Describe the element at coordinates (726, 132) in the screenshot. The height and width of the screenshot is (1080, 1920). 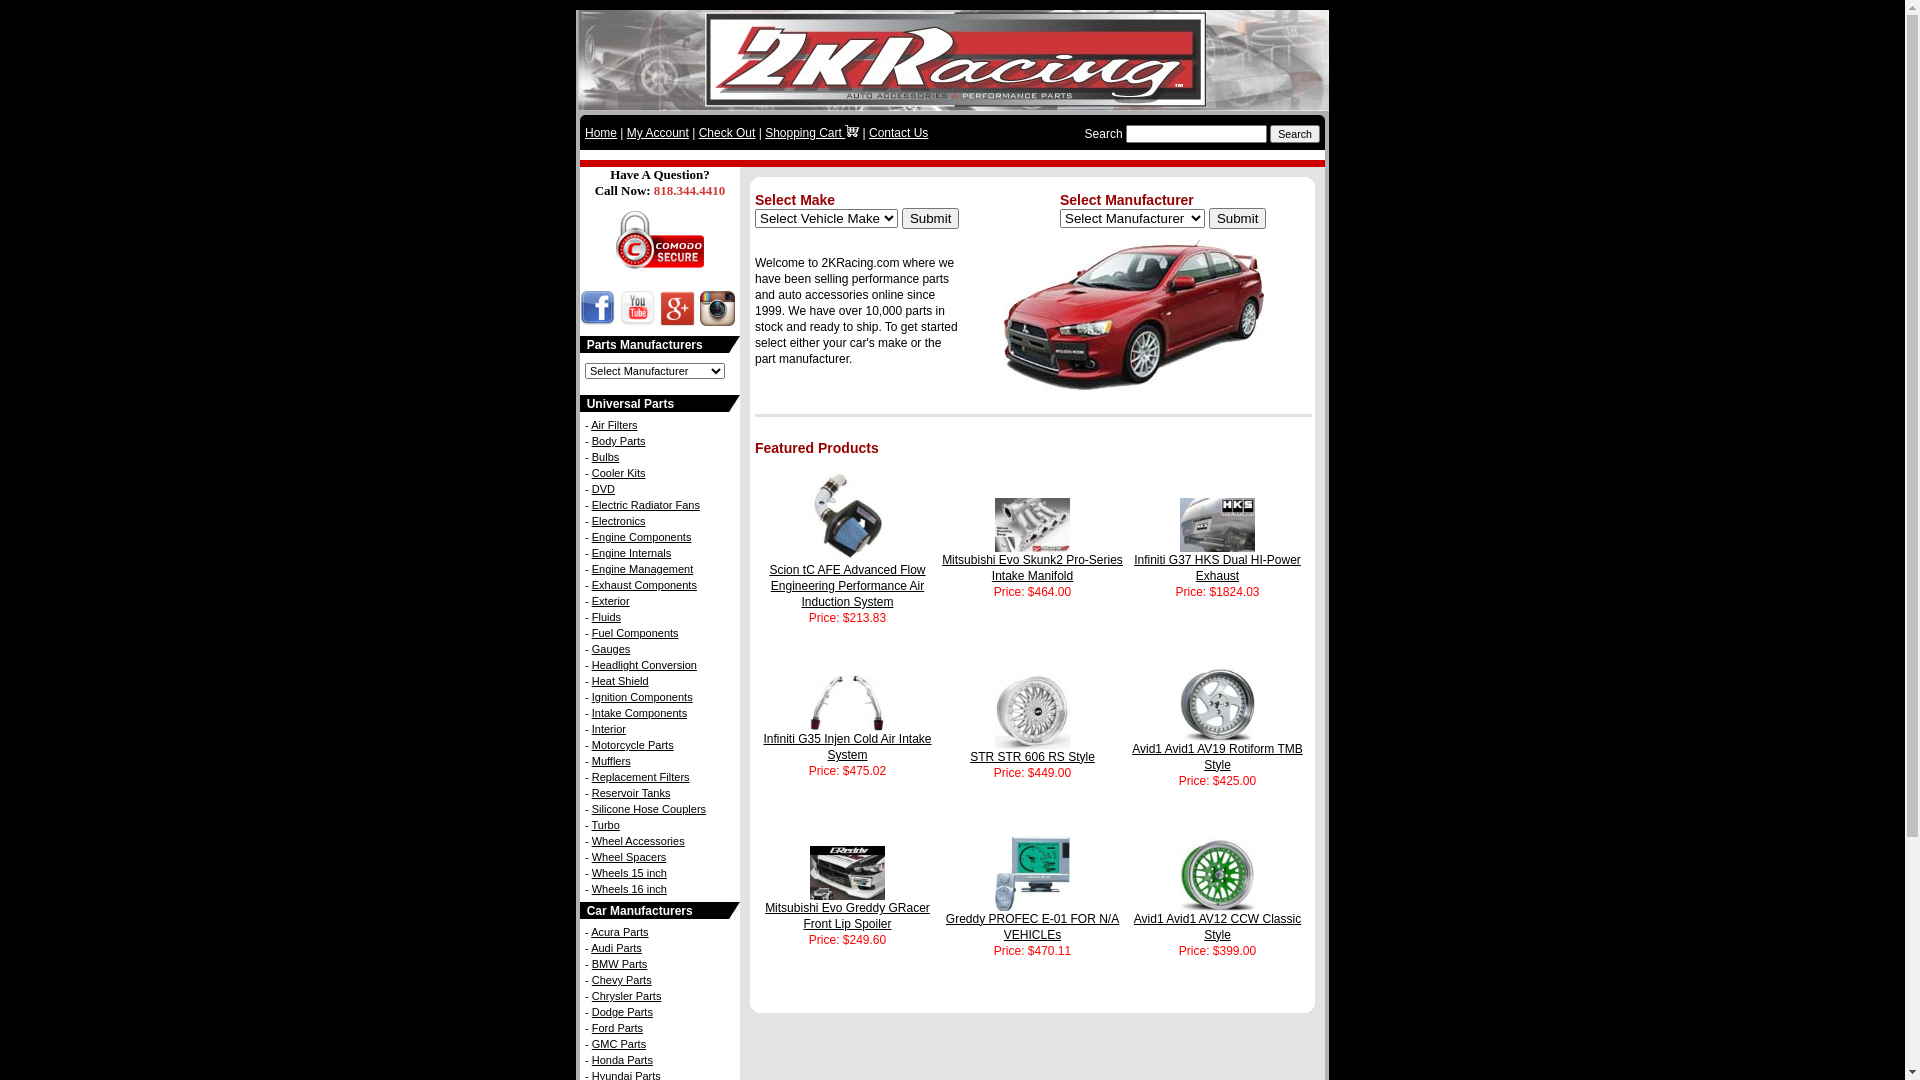
I see `'Check Out'` at that location.